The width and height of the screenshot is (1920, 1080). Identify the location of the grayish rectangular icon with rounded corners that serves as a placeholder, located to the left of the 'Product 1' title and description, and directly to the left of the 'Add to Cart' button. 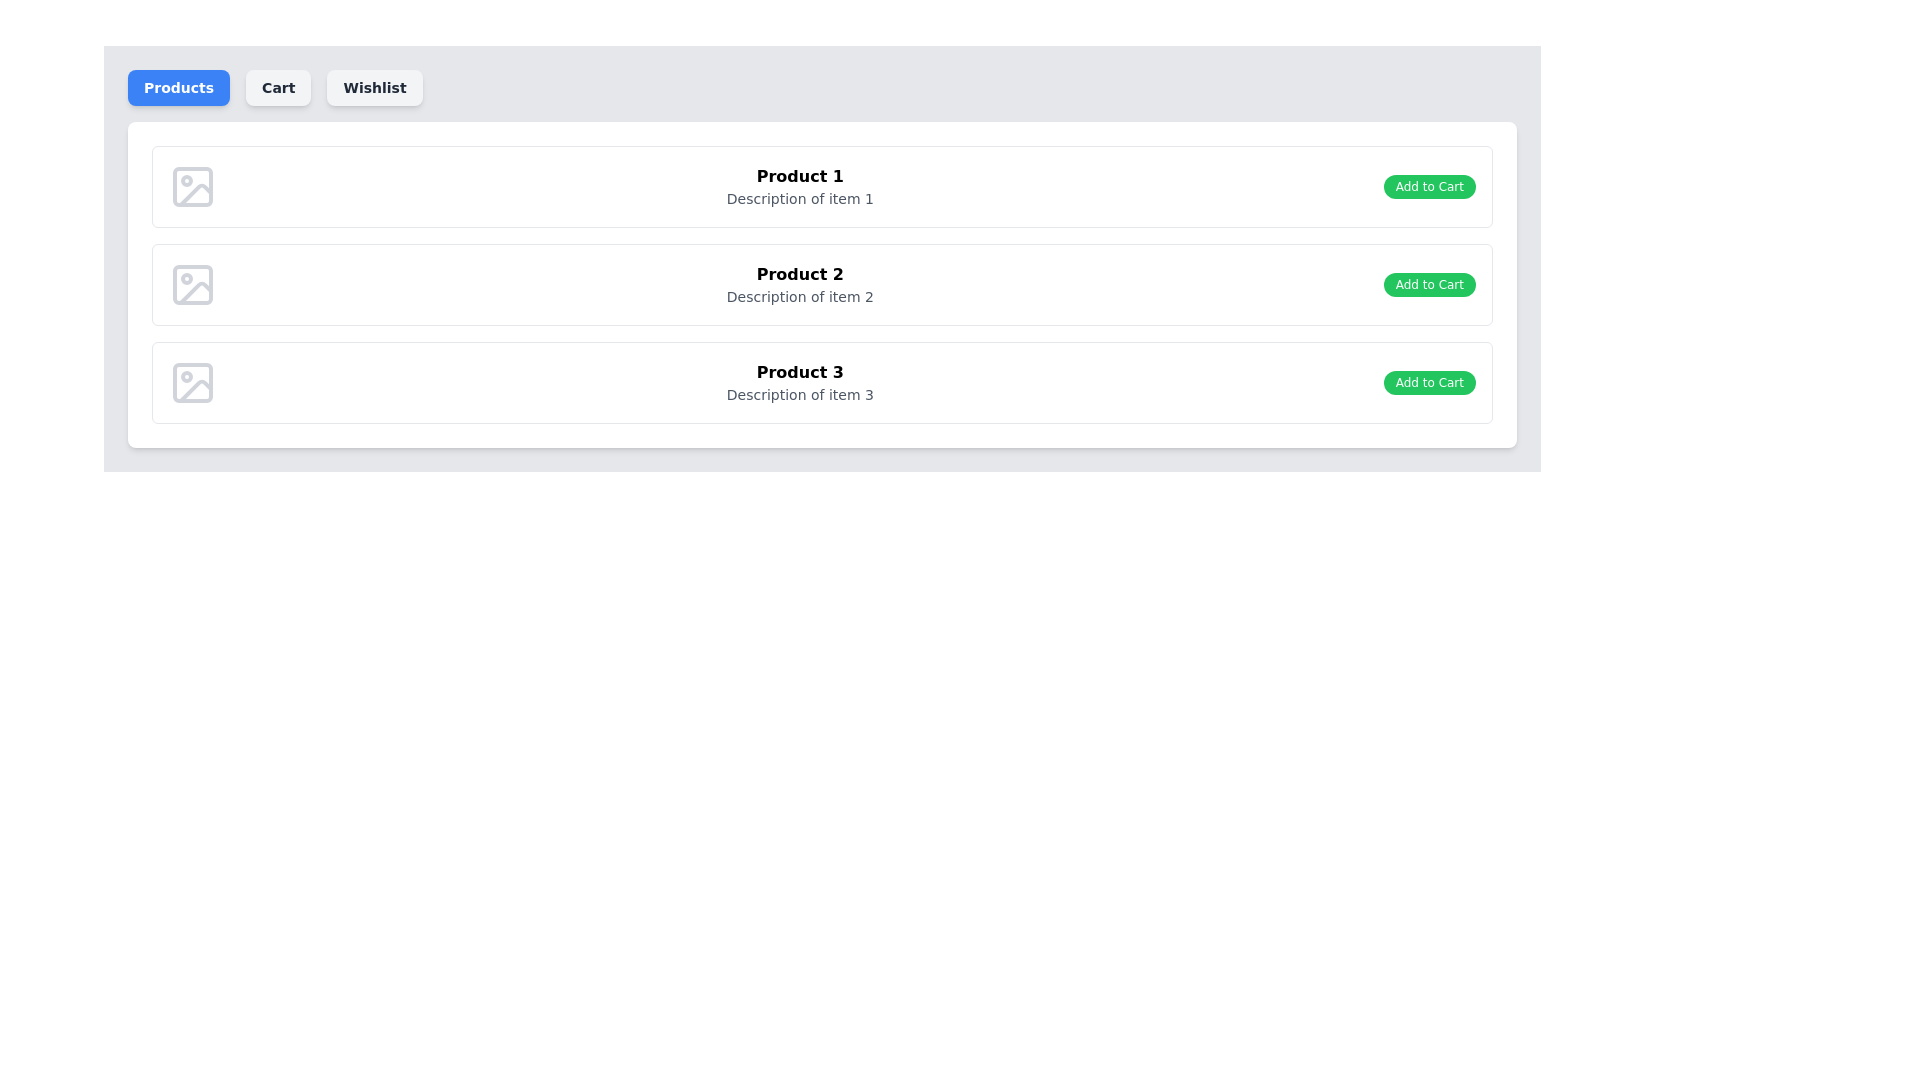
(192, 186).